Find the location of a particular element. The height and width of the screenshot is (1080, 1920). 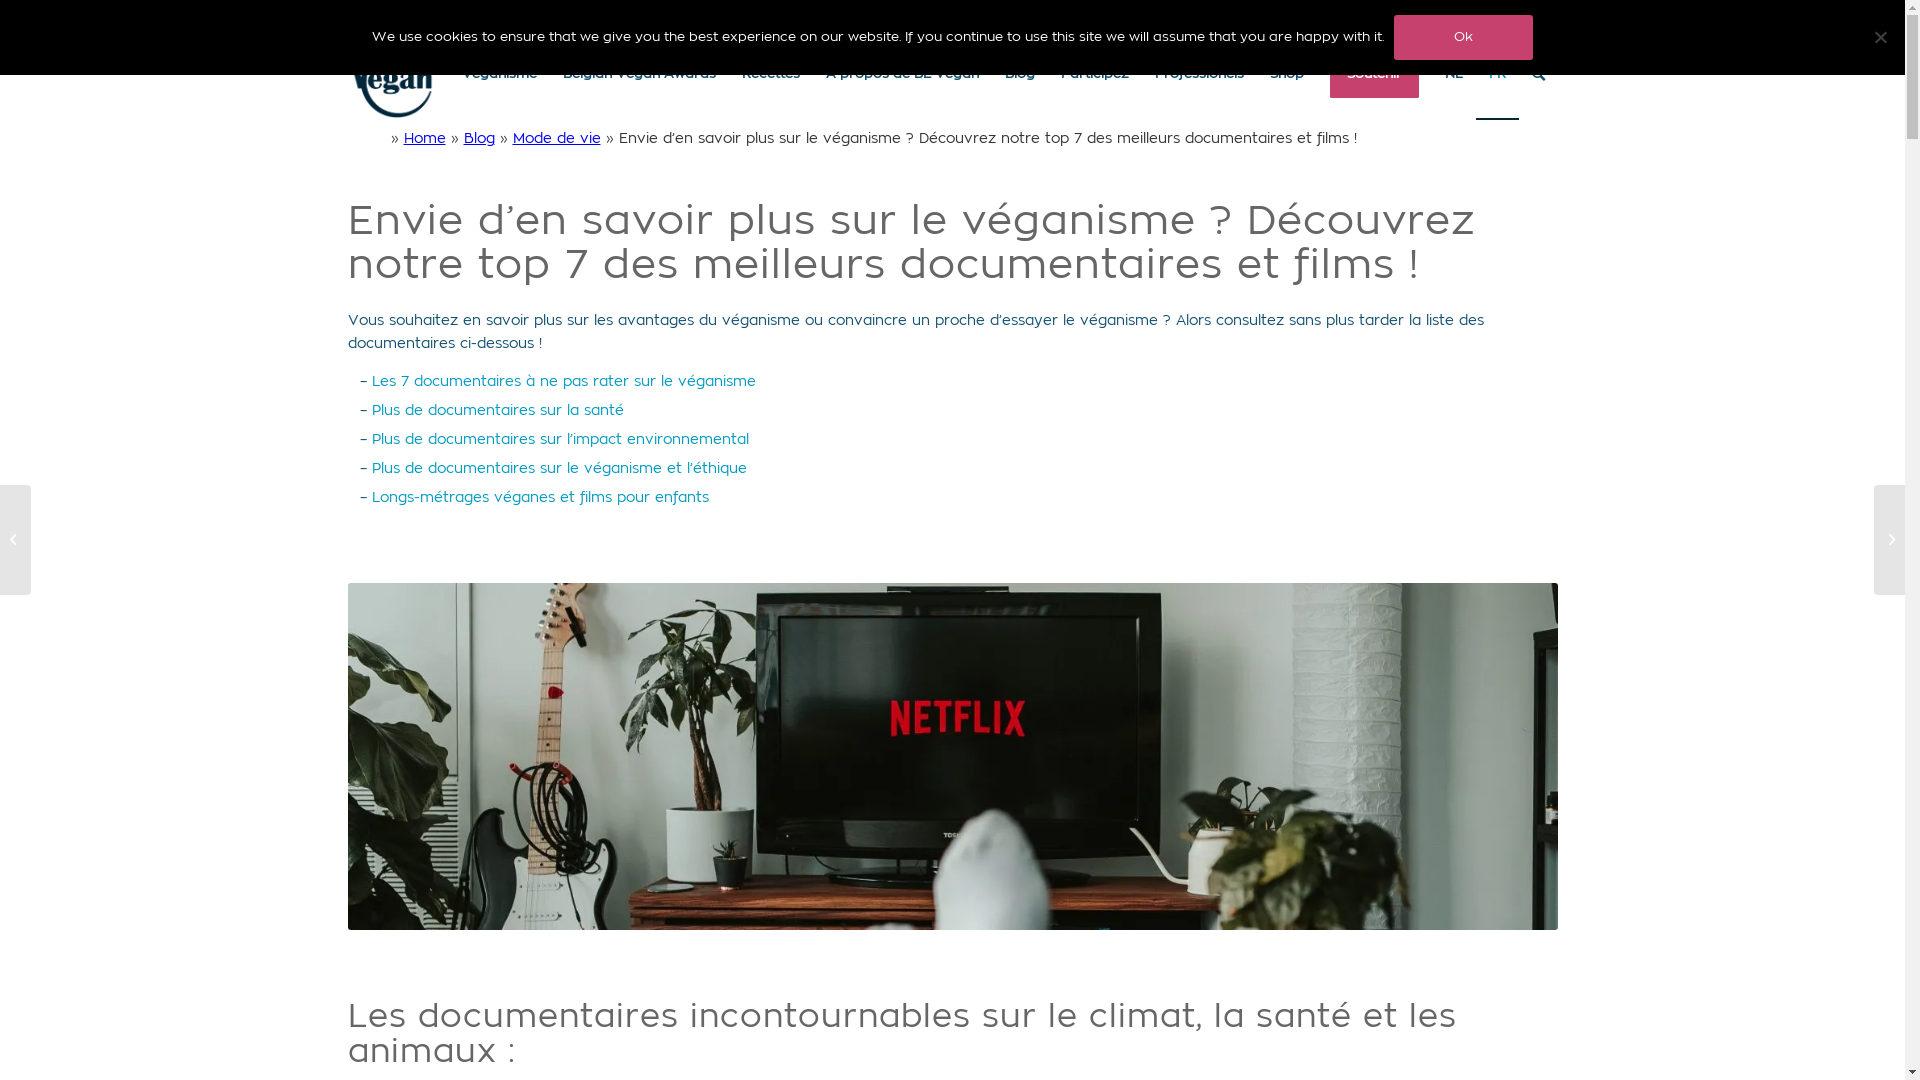

'Soutenir' is located at coordinates (1315, 73).